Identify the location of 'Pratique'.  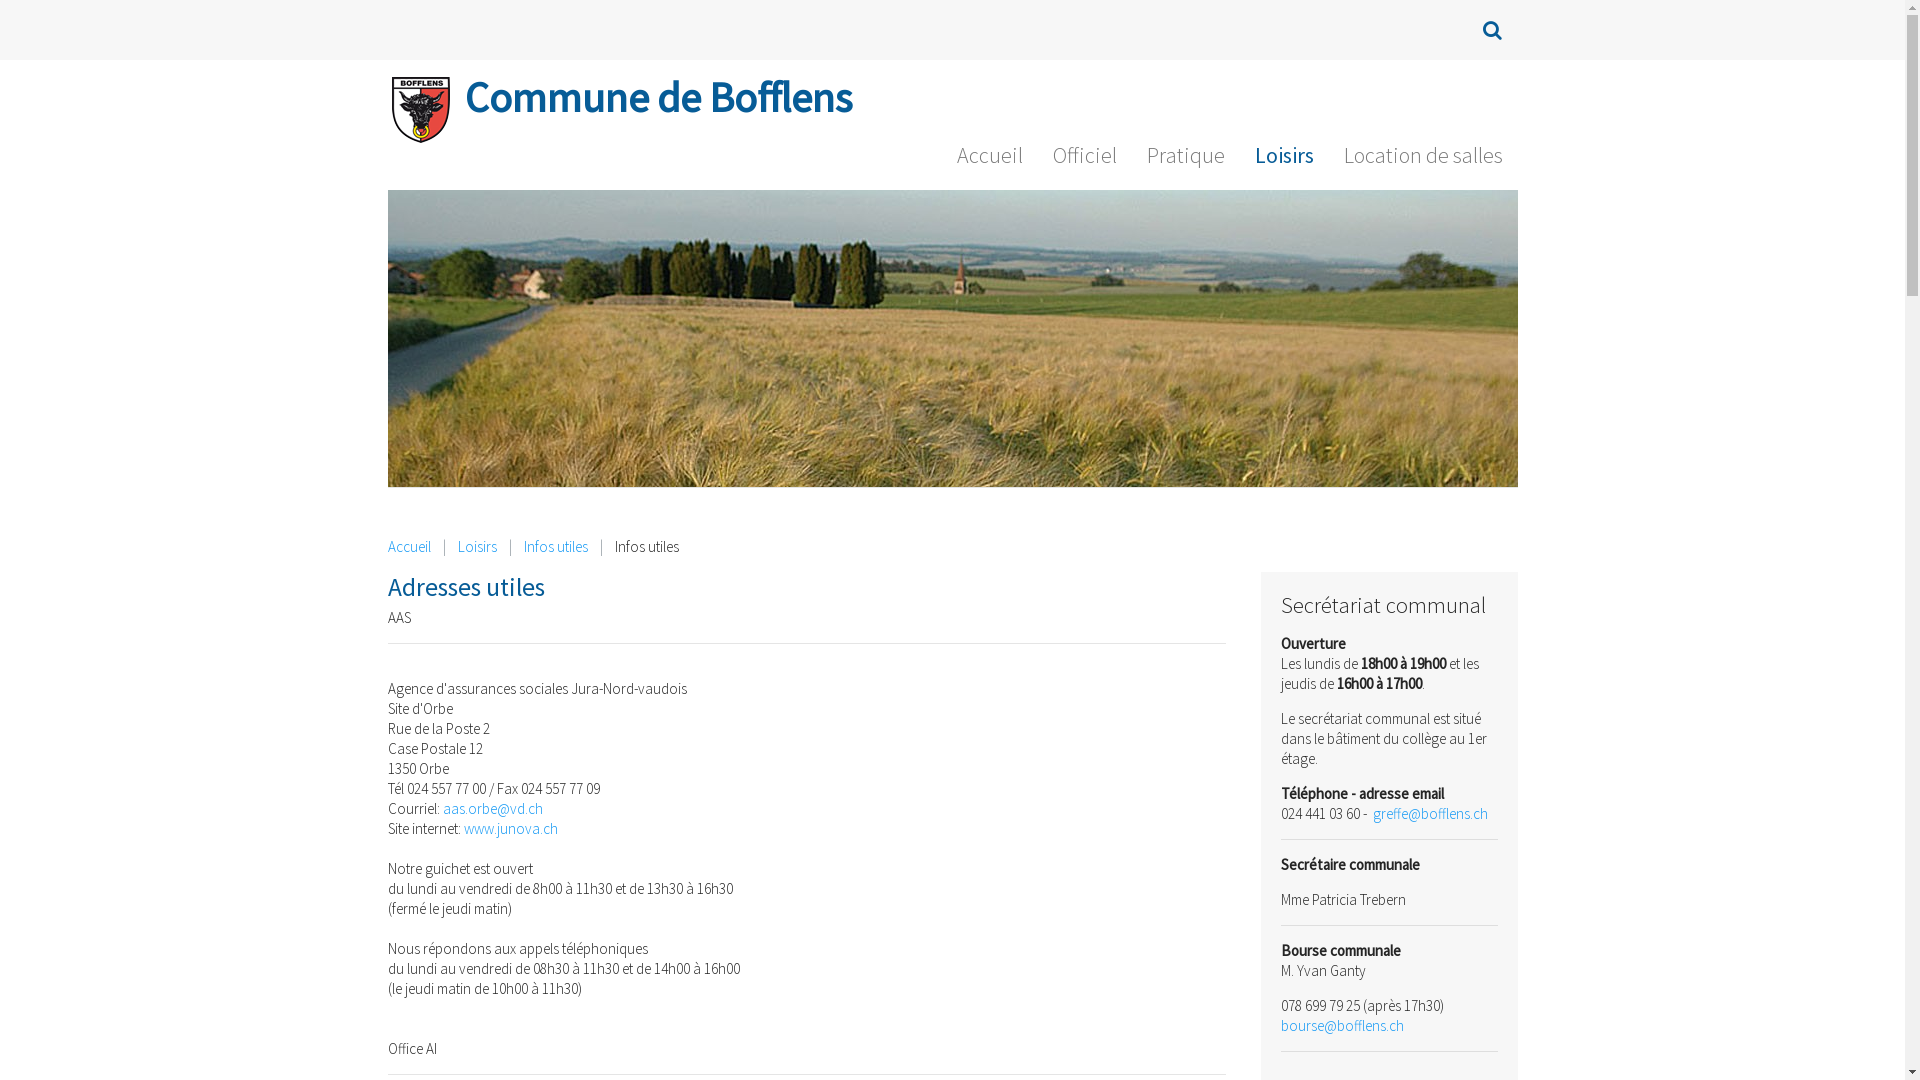
(1132, 158).